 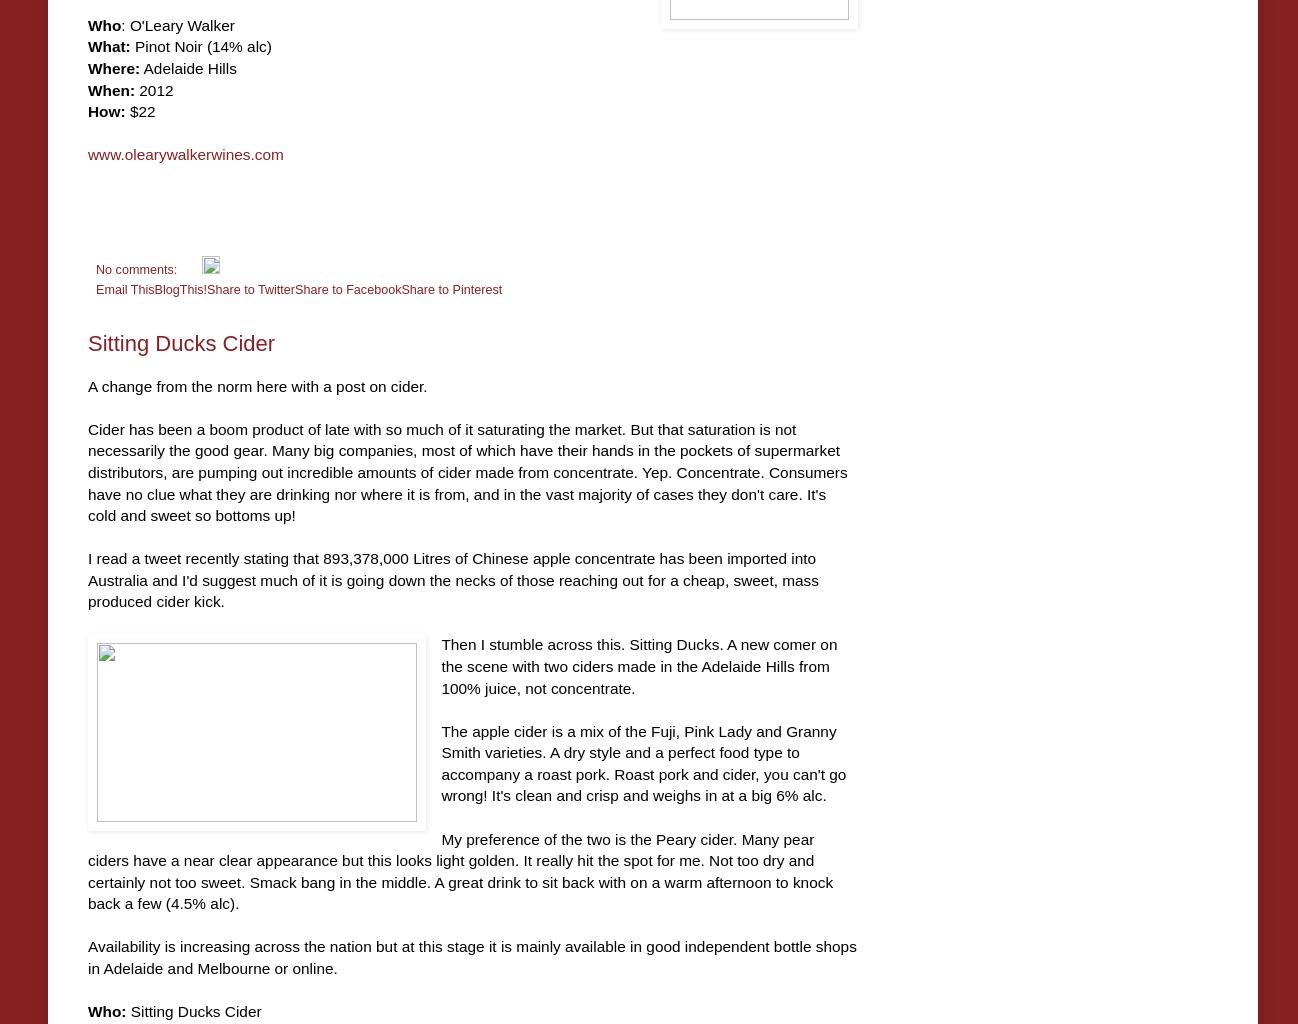 What do you see at coordinates (113, 67) in the screenshot?
I see `'Where:'` at bounding box center [113, 67].